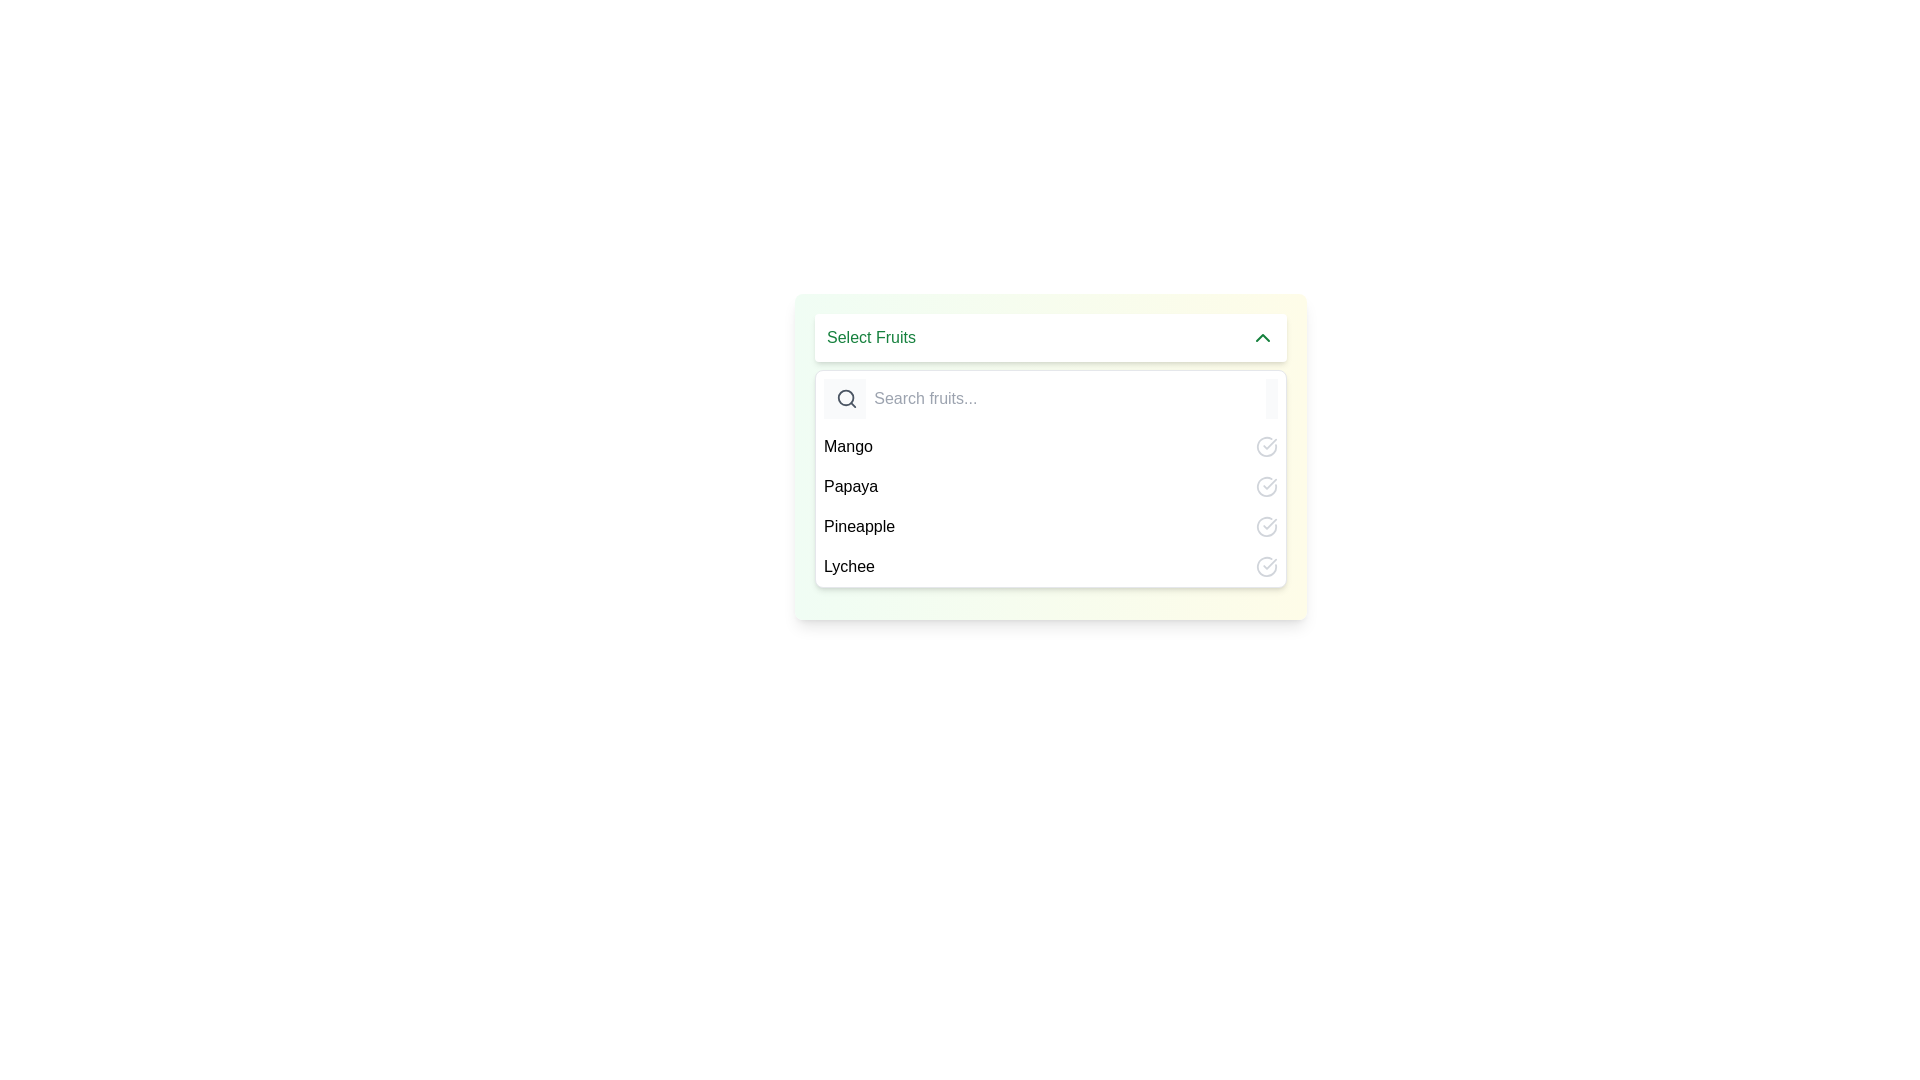  I want to click on the list item displaying 'Lychee', so click(1050, 567).